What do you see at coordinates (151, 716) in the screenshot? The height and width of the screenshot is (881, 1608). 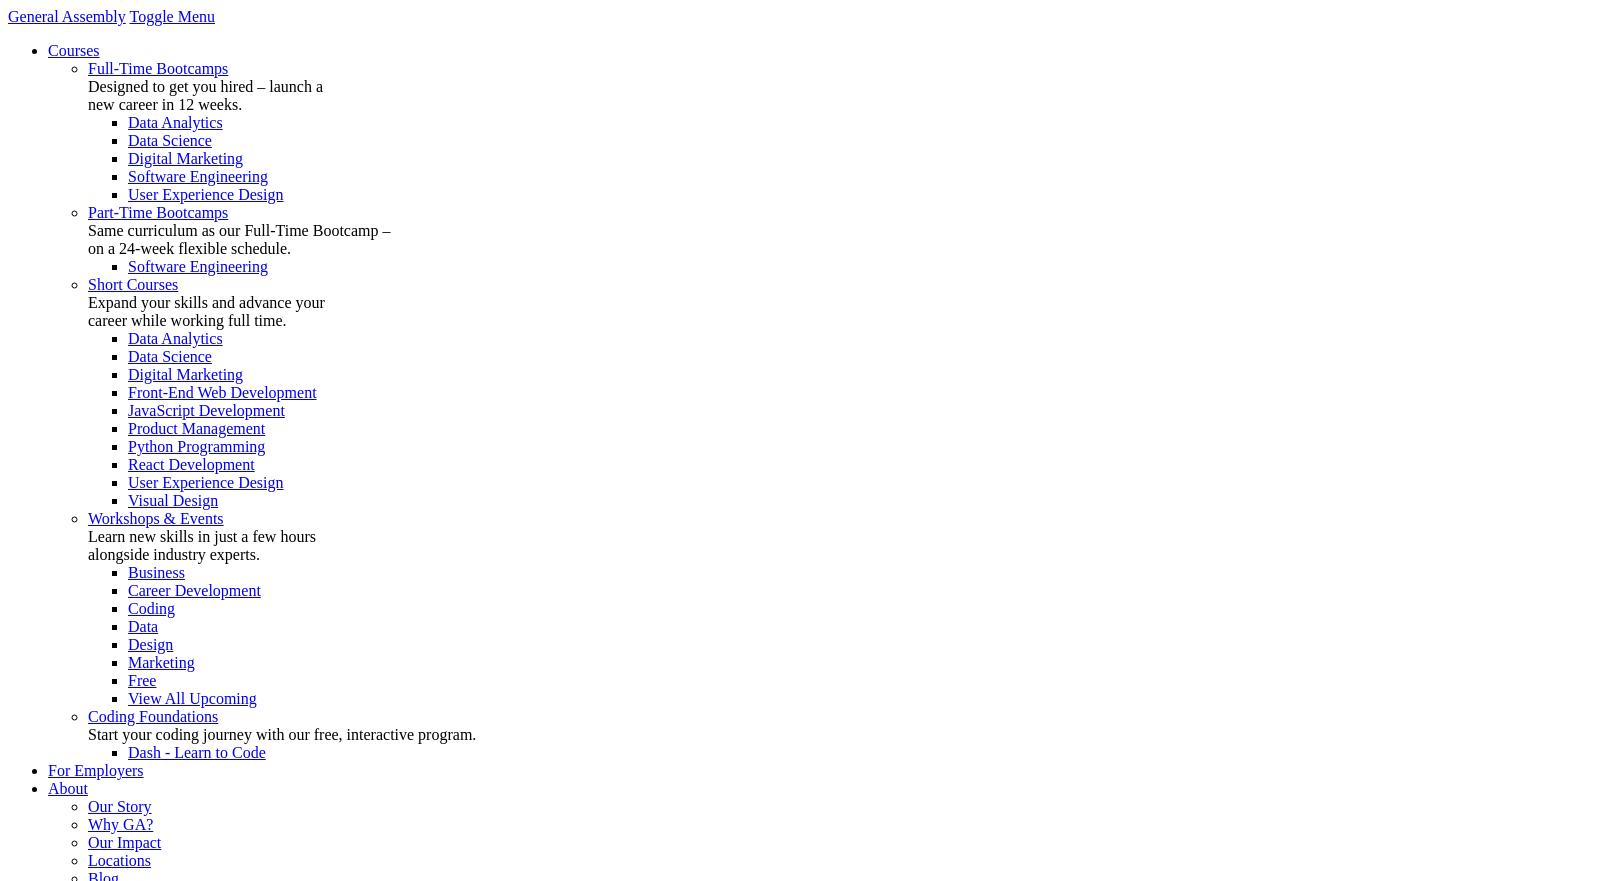 I see `'Coding Foundations'` at bounding box center [151, 716].